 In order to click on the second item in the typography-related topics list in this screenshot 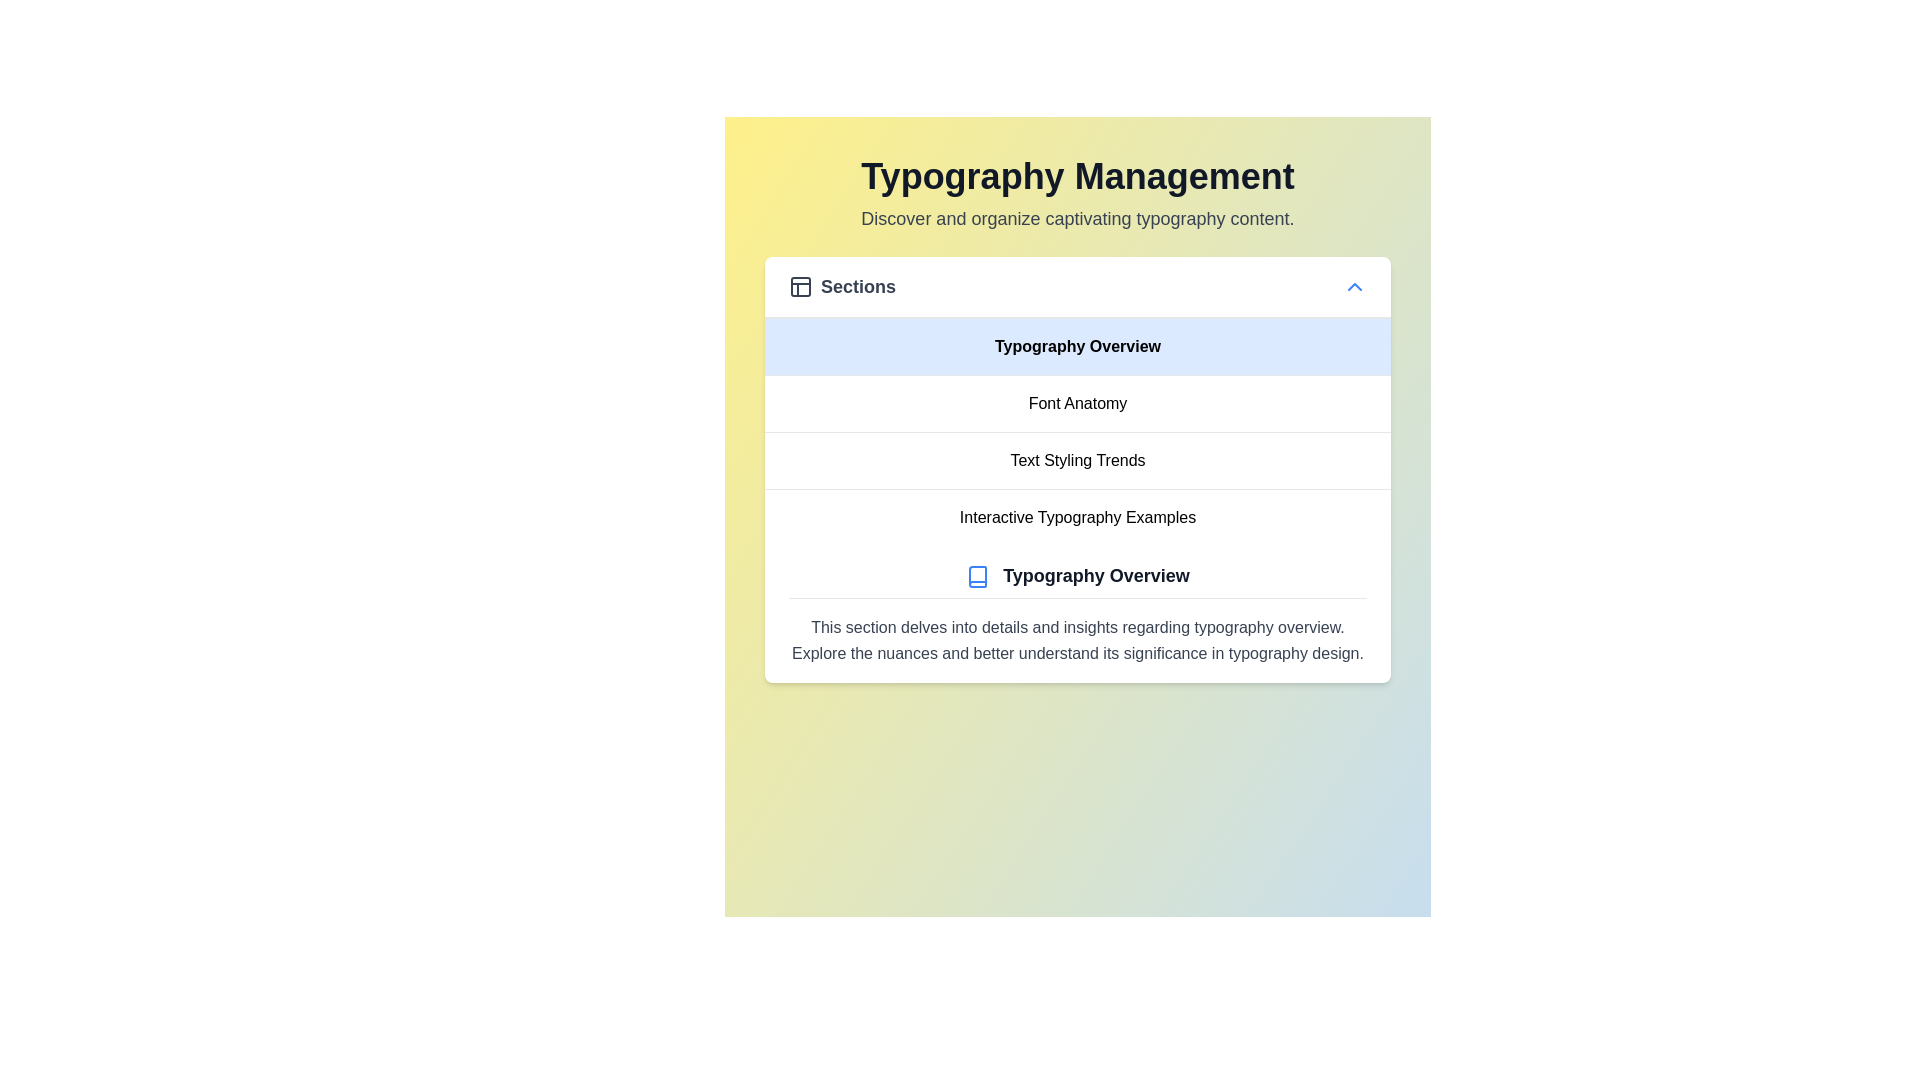, I will do `click(1077, 402)`.